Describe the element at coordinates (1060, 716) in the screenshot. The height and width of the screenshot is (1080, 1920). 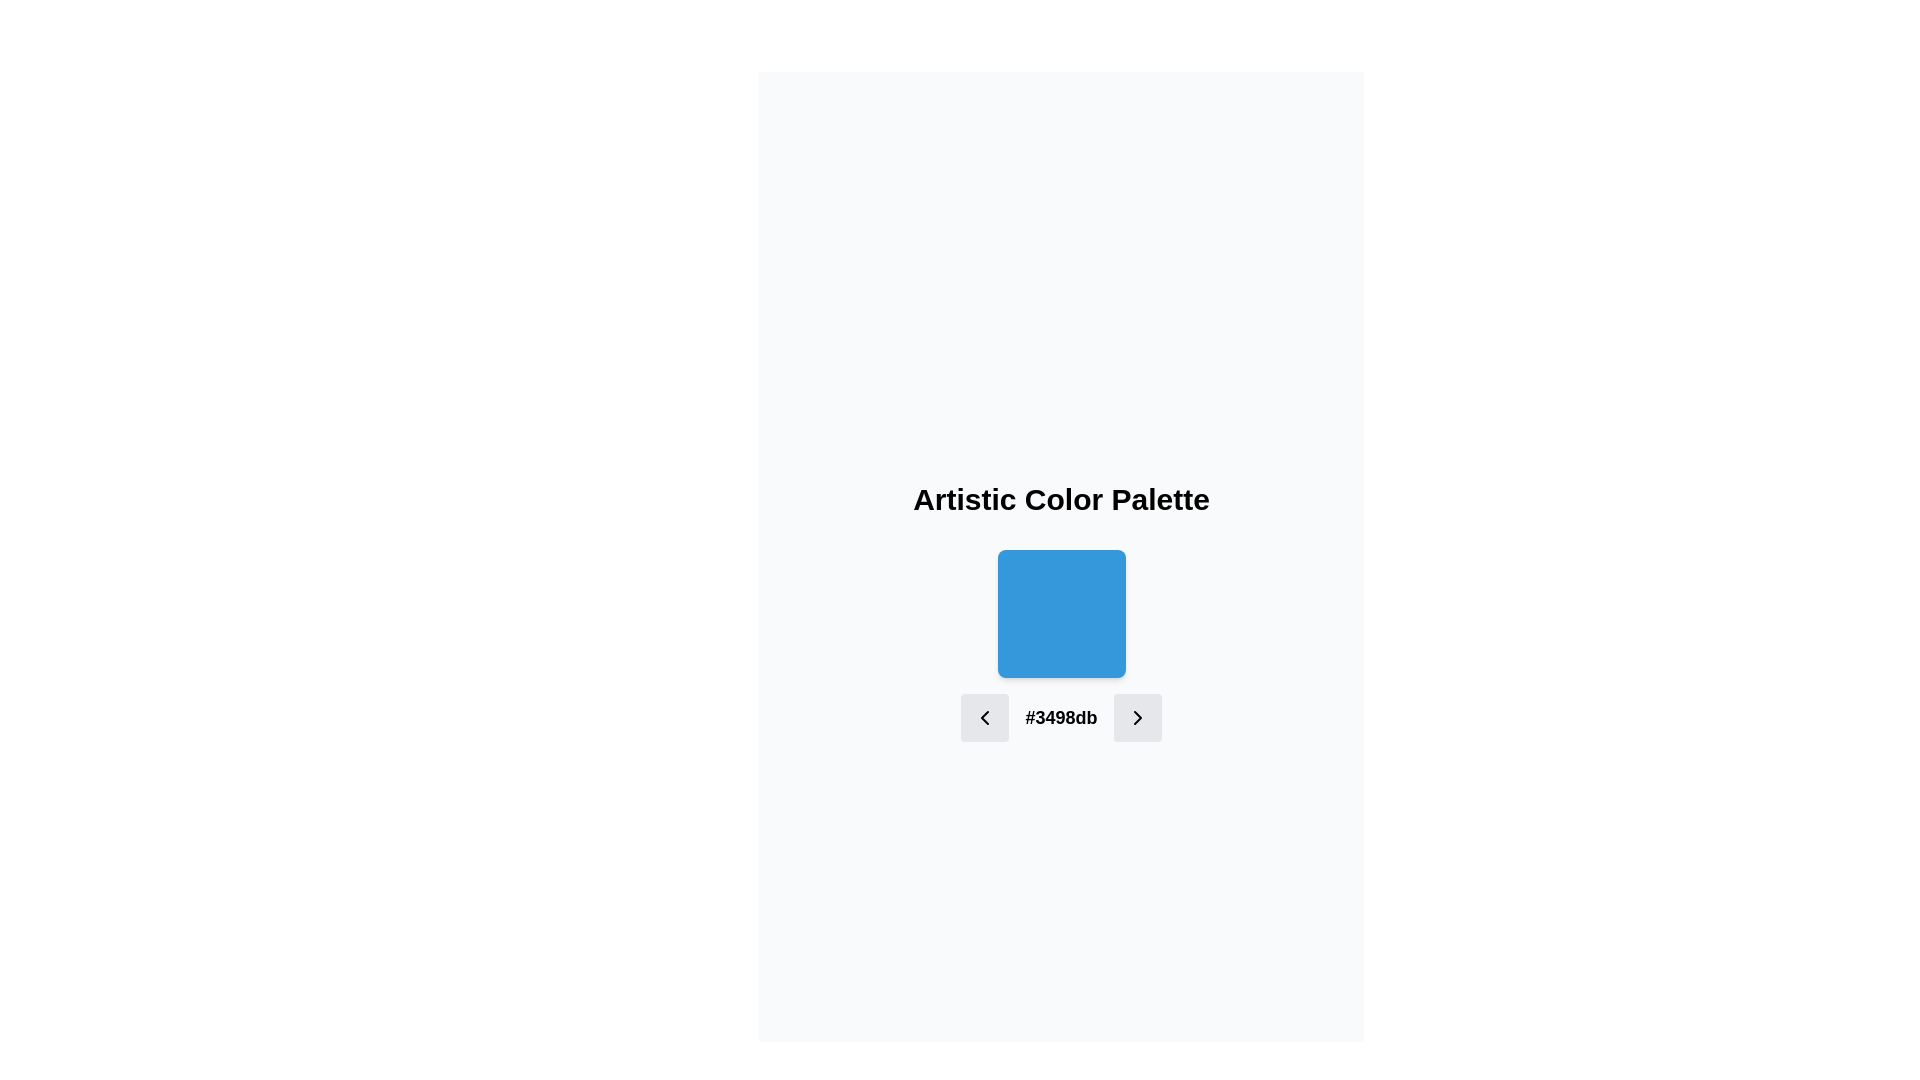
I see `the Text Label displaying the current color code in hexadecimal format, located at the bottom of the interface between the left-pointing and right-pointing arrows, below the blue square color sample` at that location.